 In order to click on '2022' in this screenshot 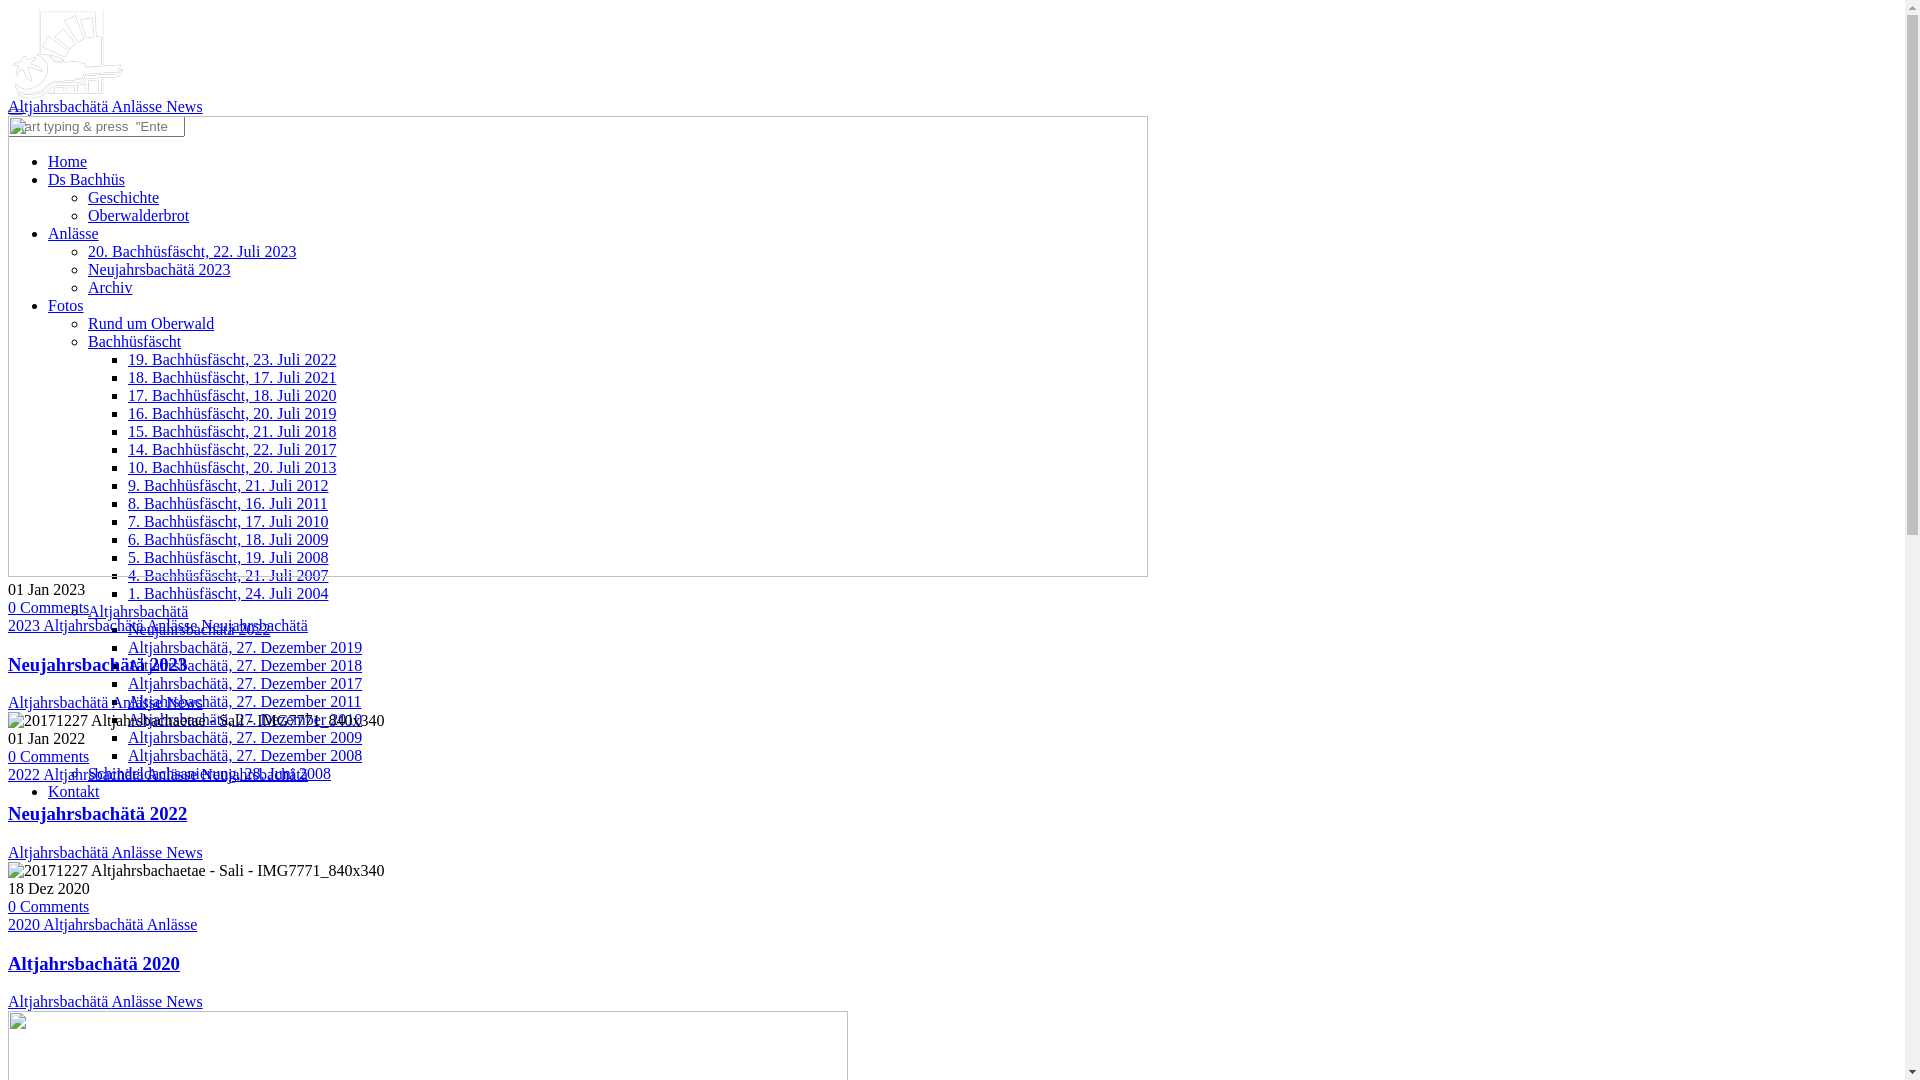, I will do `click(25, 773)`.